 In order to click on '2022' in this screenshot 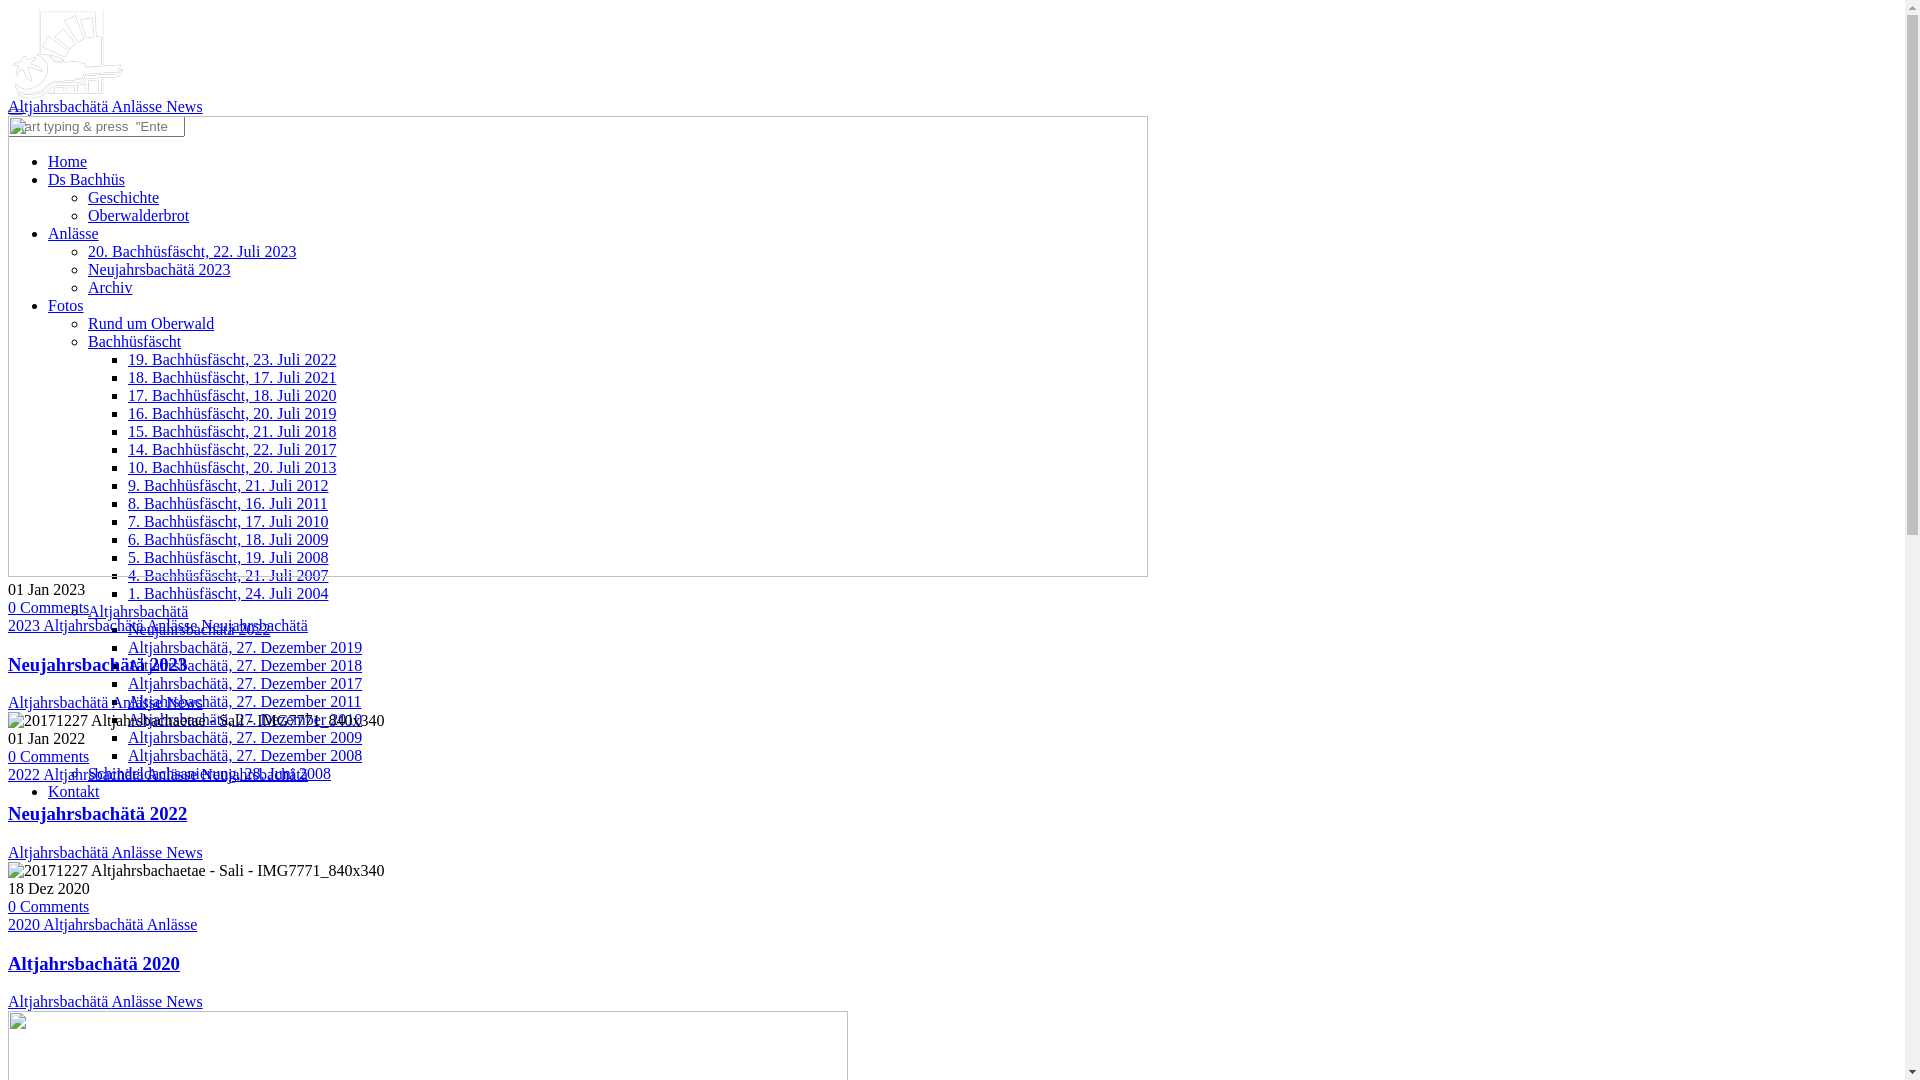, I will do `click(25, 773)`.